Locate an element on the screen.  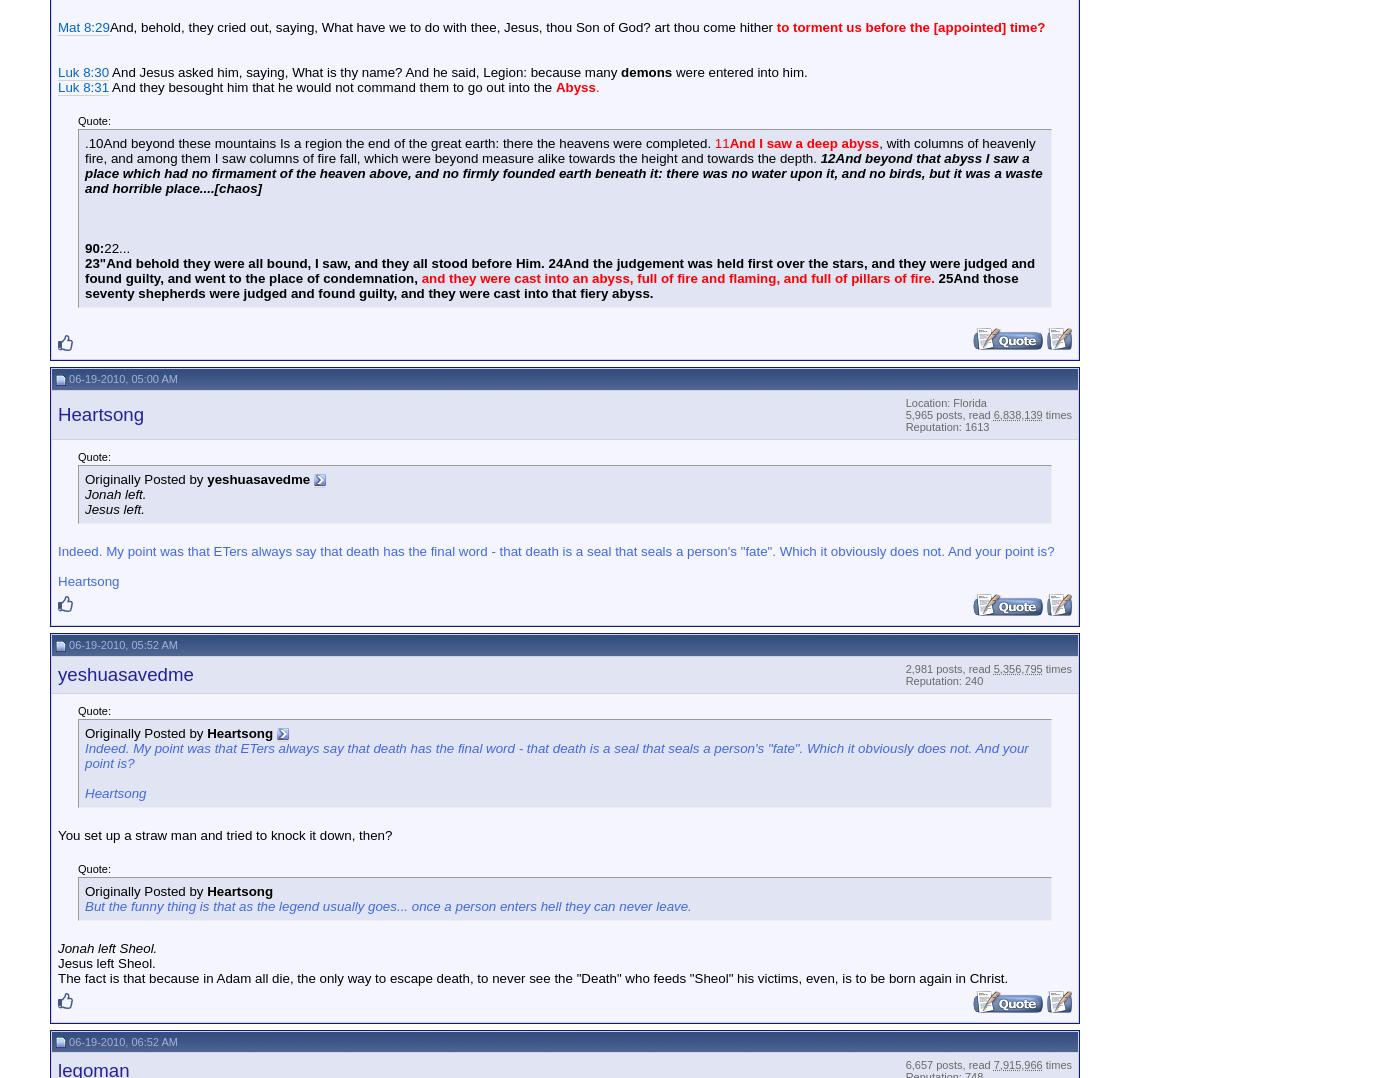
'Reputation: 1613' is located at coordinates (946, 426).